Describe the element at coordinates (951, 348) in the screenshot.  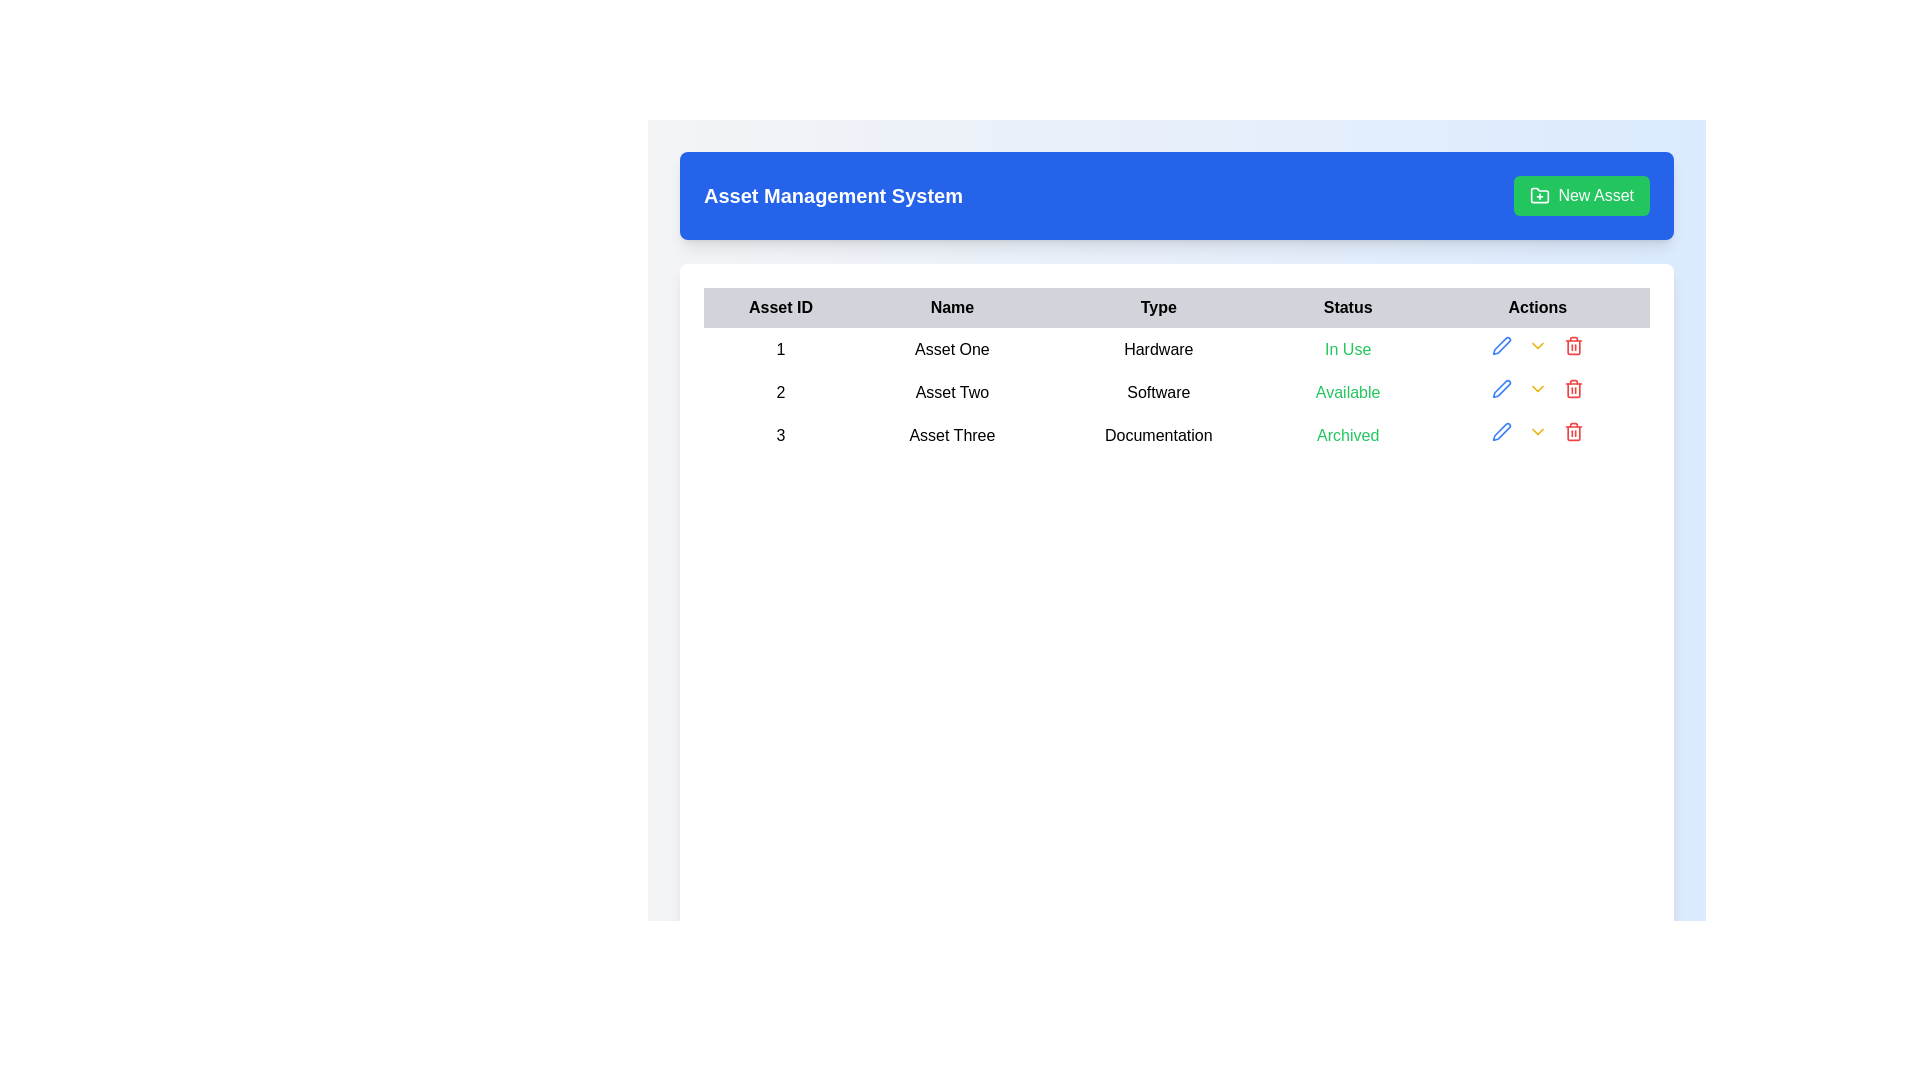
I see `the Text label in the second column of the first row of the table, which indicates the name of an asset, positioned between '1' and 'Hardware'` at that location.